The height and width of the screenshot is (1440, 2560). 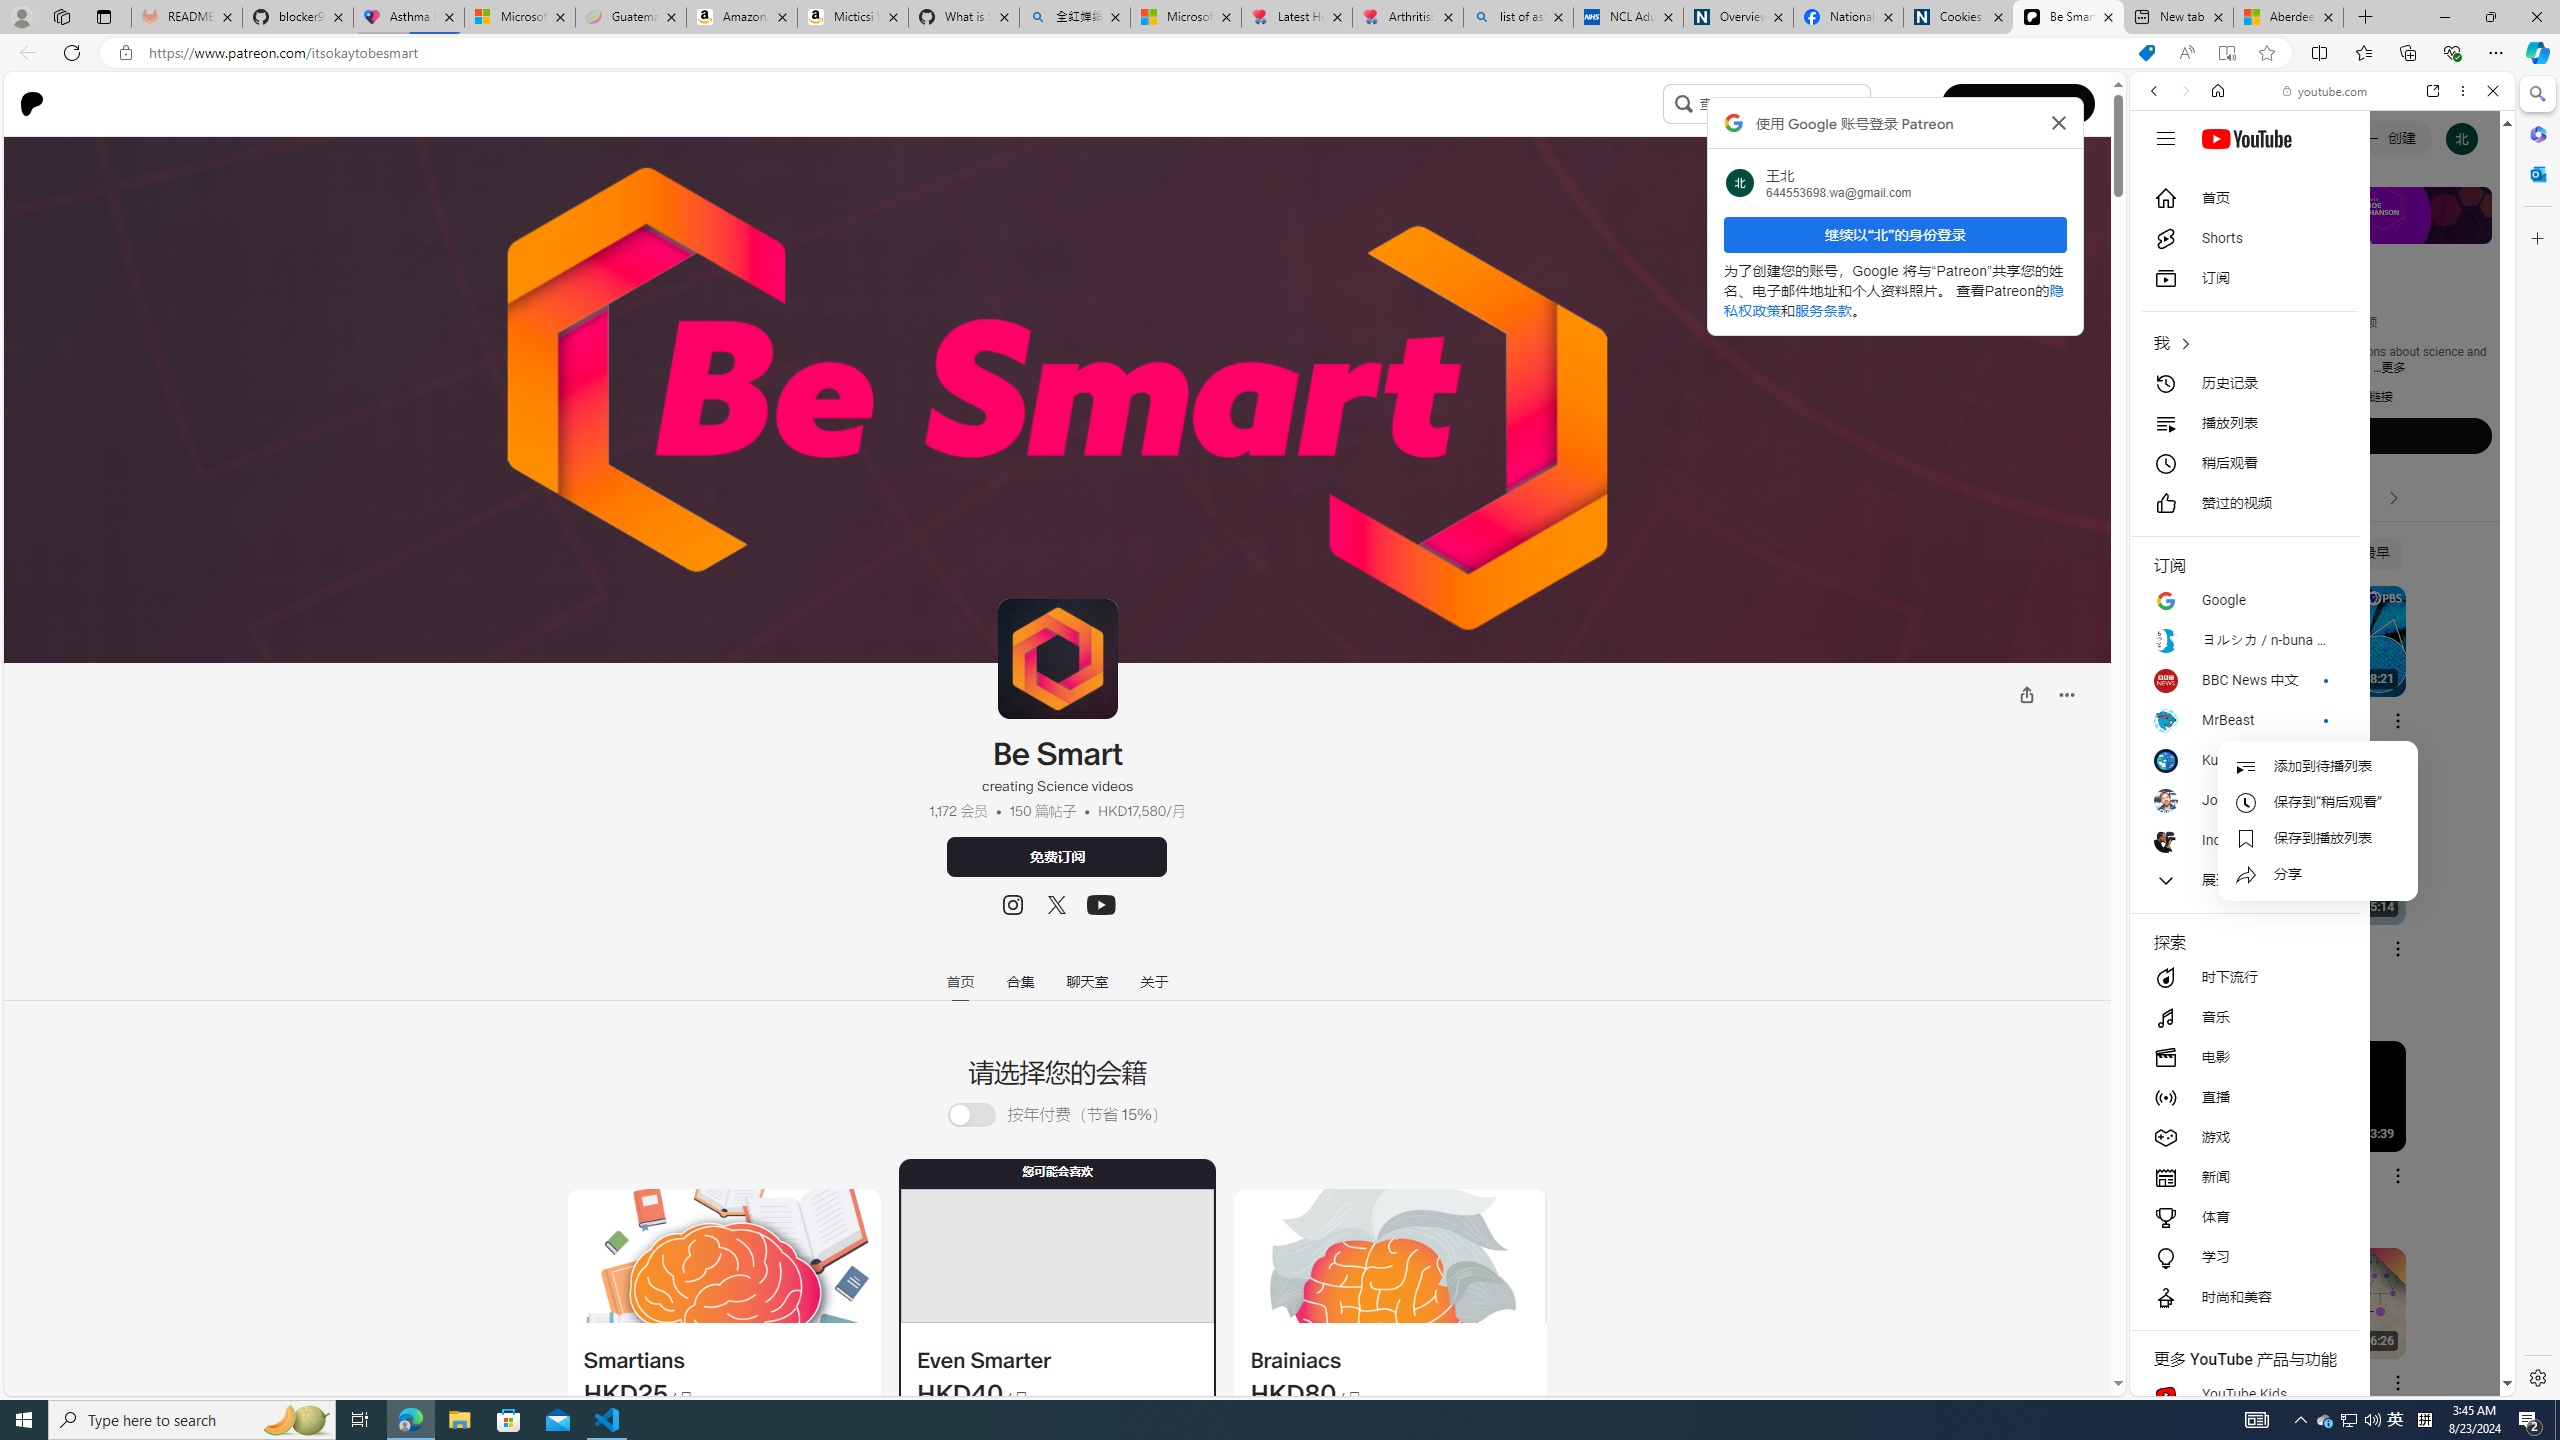 What do you see at coordinates (2535, 172) in the screenshot?
I see `'Close Outlook pane'` at bounding box center [2535, 172].